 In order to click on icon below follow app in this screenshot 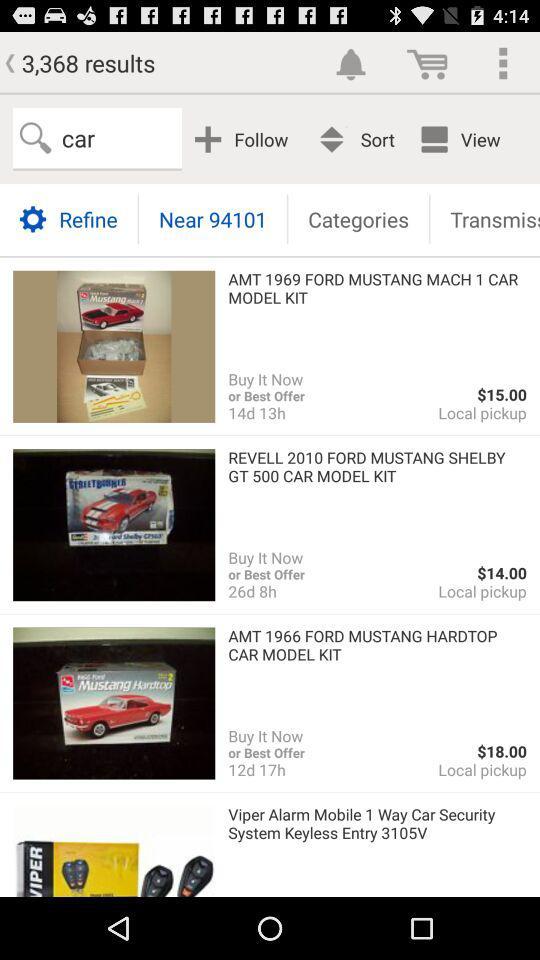, I will do `click(357, 218)`.